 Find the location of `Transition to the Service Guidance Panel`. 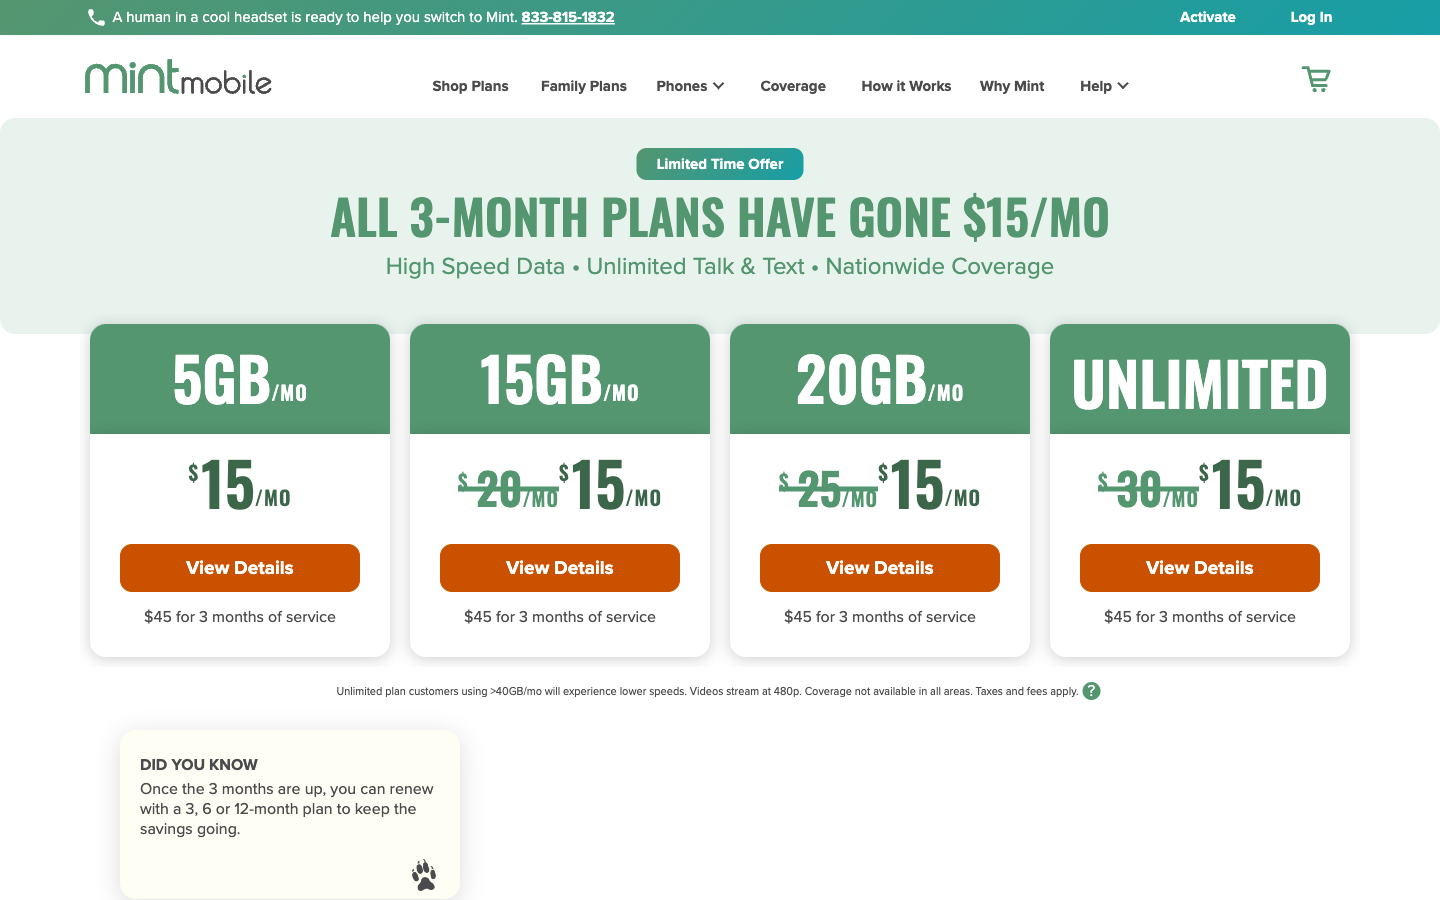

Transition to the Service Guidance Panel is located at coordinates (1091, 88).